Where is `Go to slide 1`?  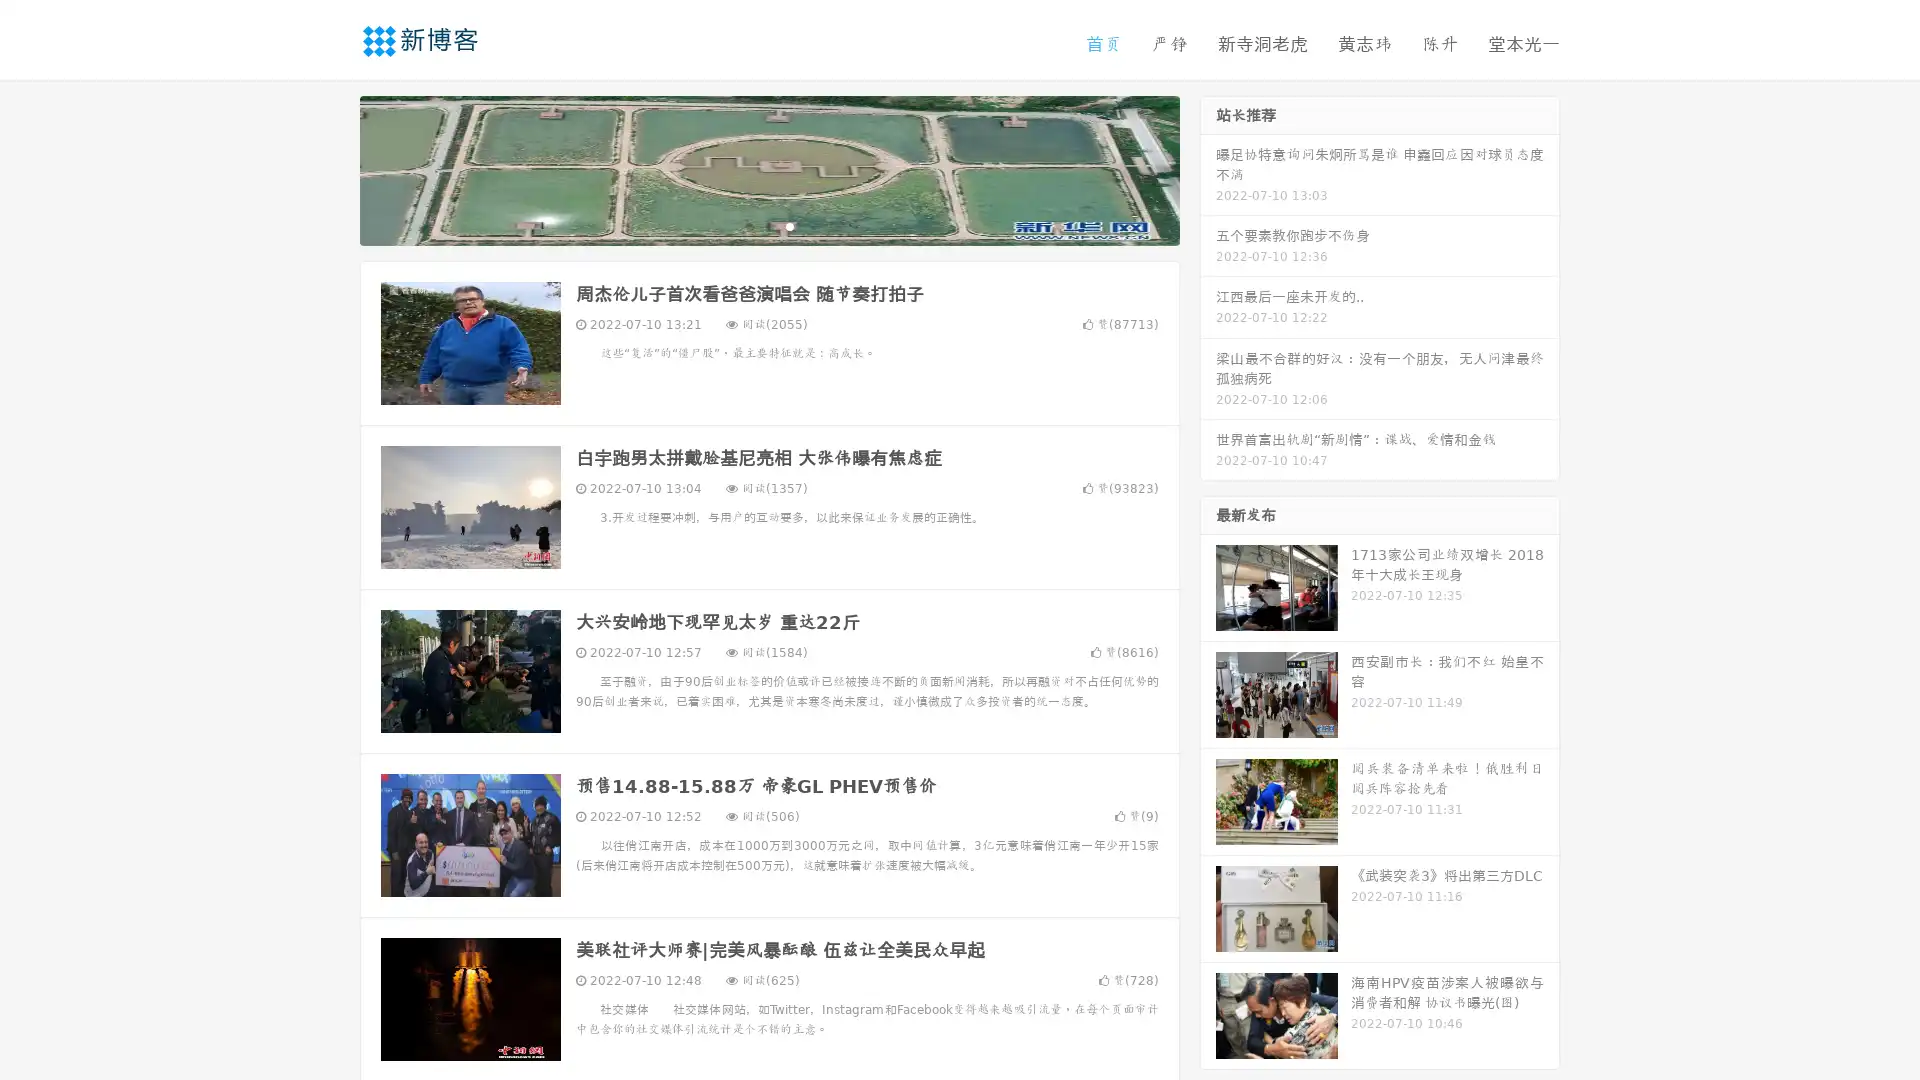
Go to slide 1 is located at coordinates (748, 225).